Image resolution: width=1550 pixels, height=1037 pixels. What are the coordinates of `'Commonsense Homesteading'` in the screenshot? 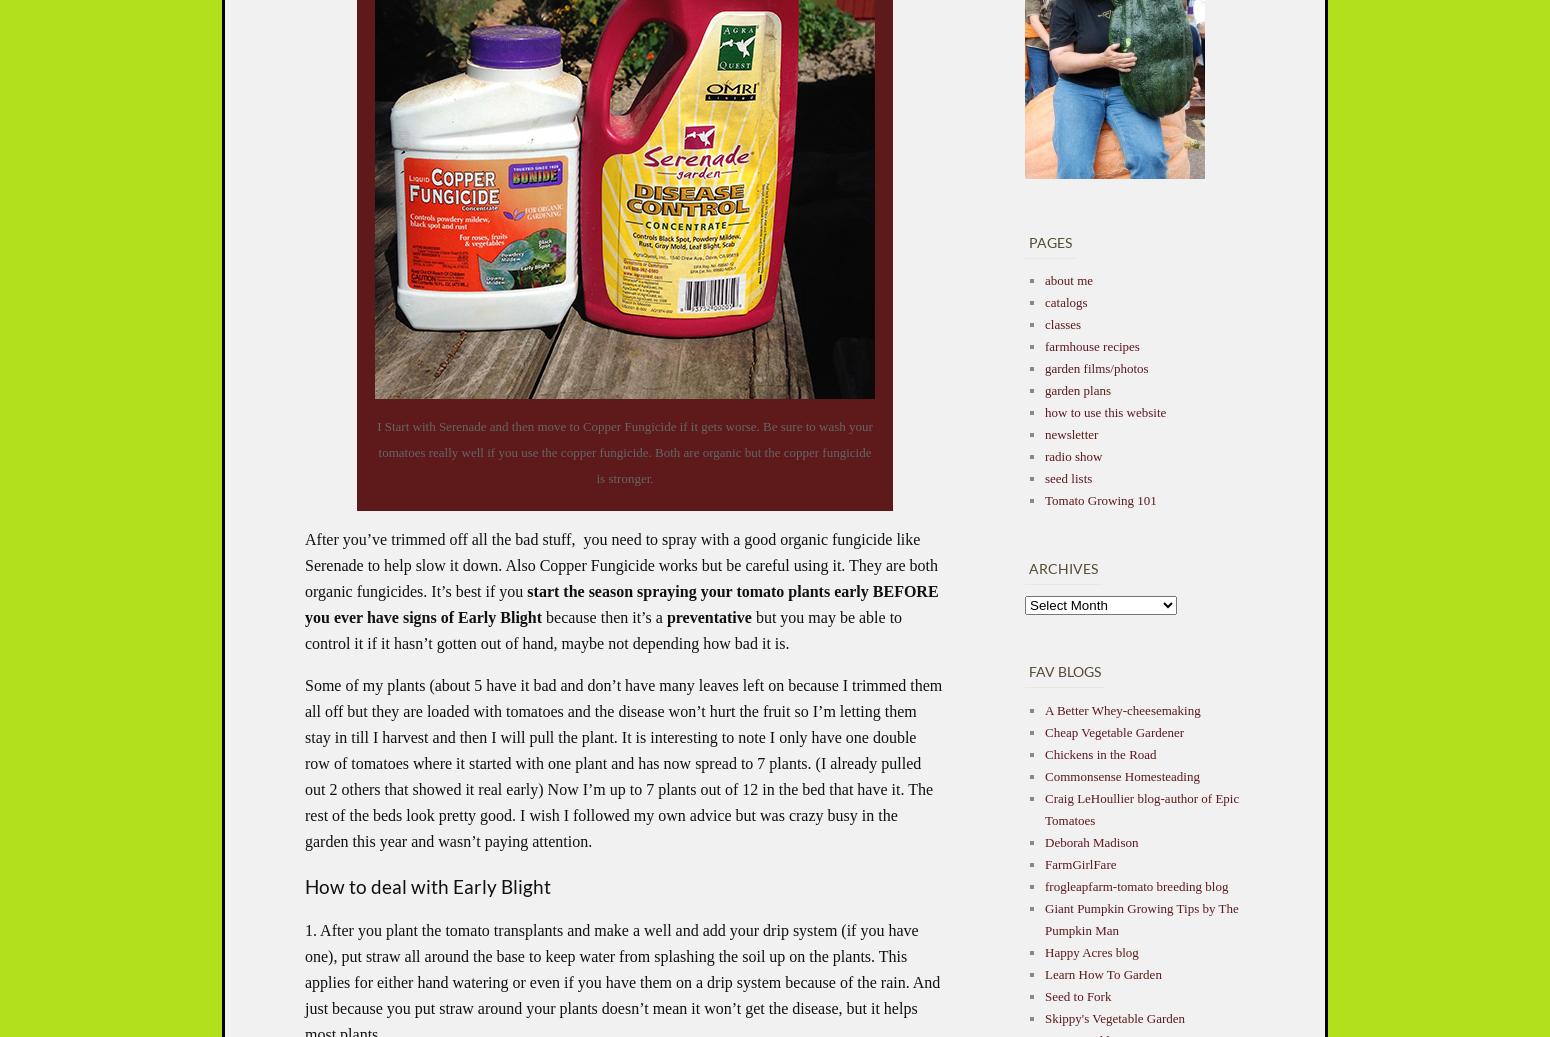 It's located at (1121, 775).